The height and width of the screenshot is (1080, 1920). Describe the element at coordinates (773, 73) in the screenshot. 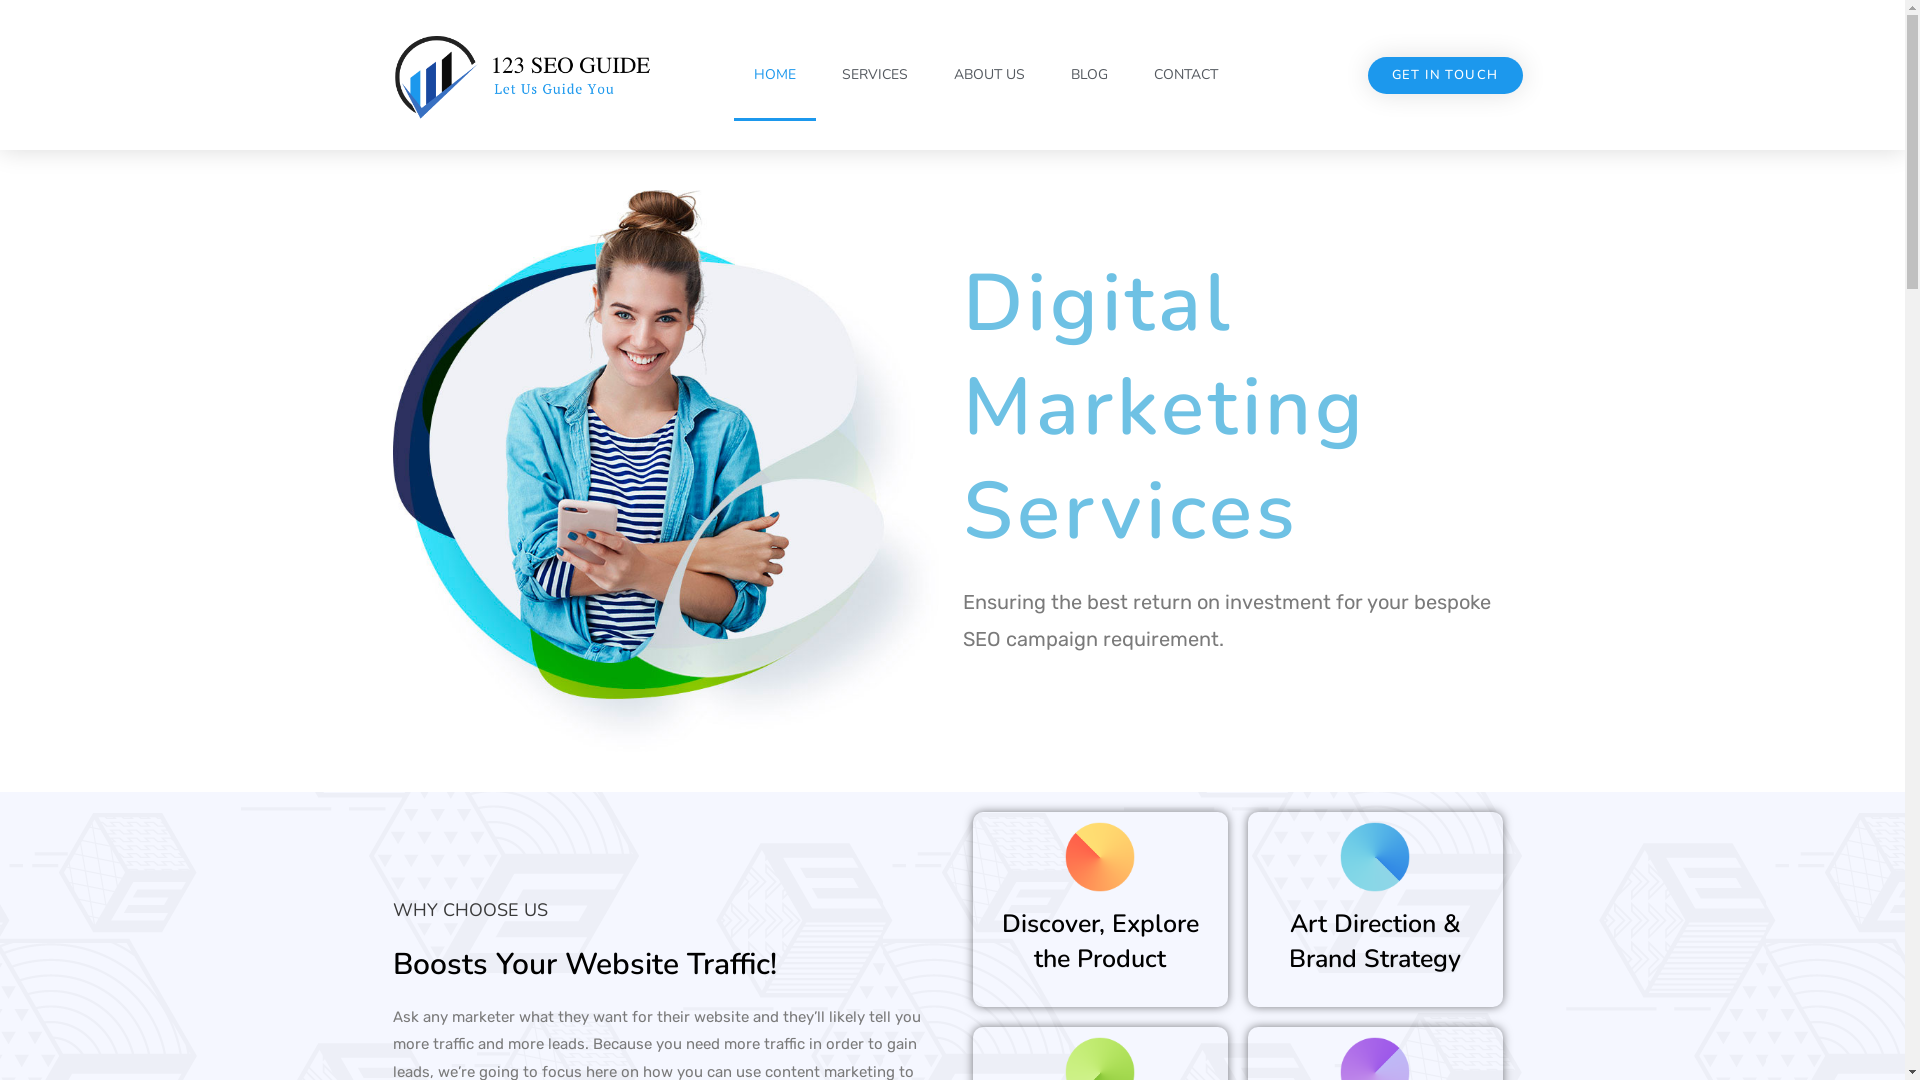

I see `'HOME'` at that location.